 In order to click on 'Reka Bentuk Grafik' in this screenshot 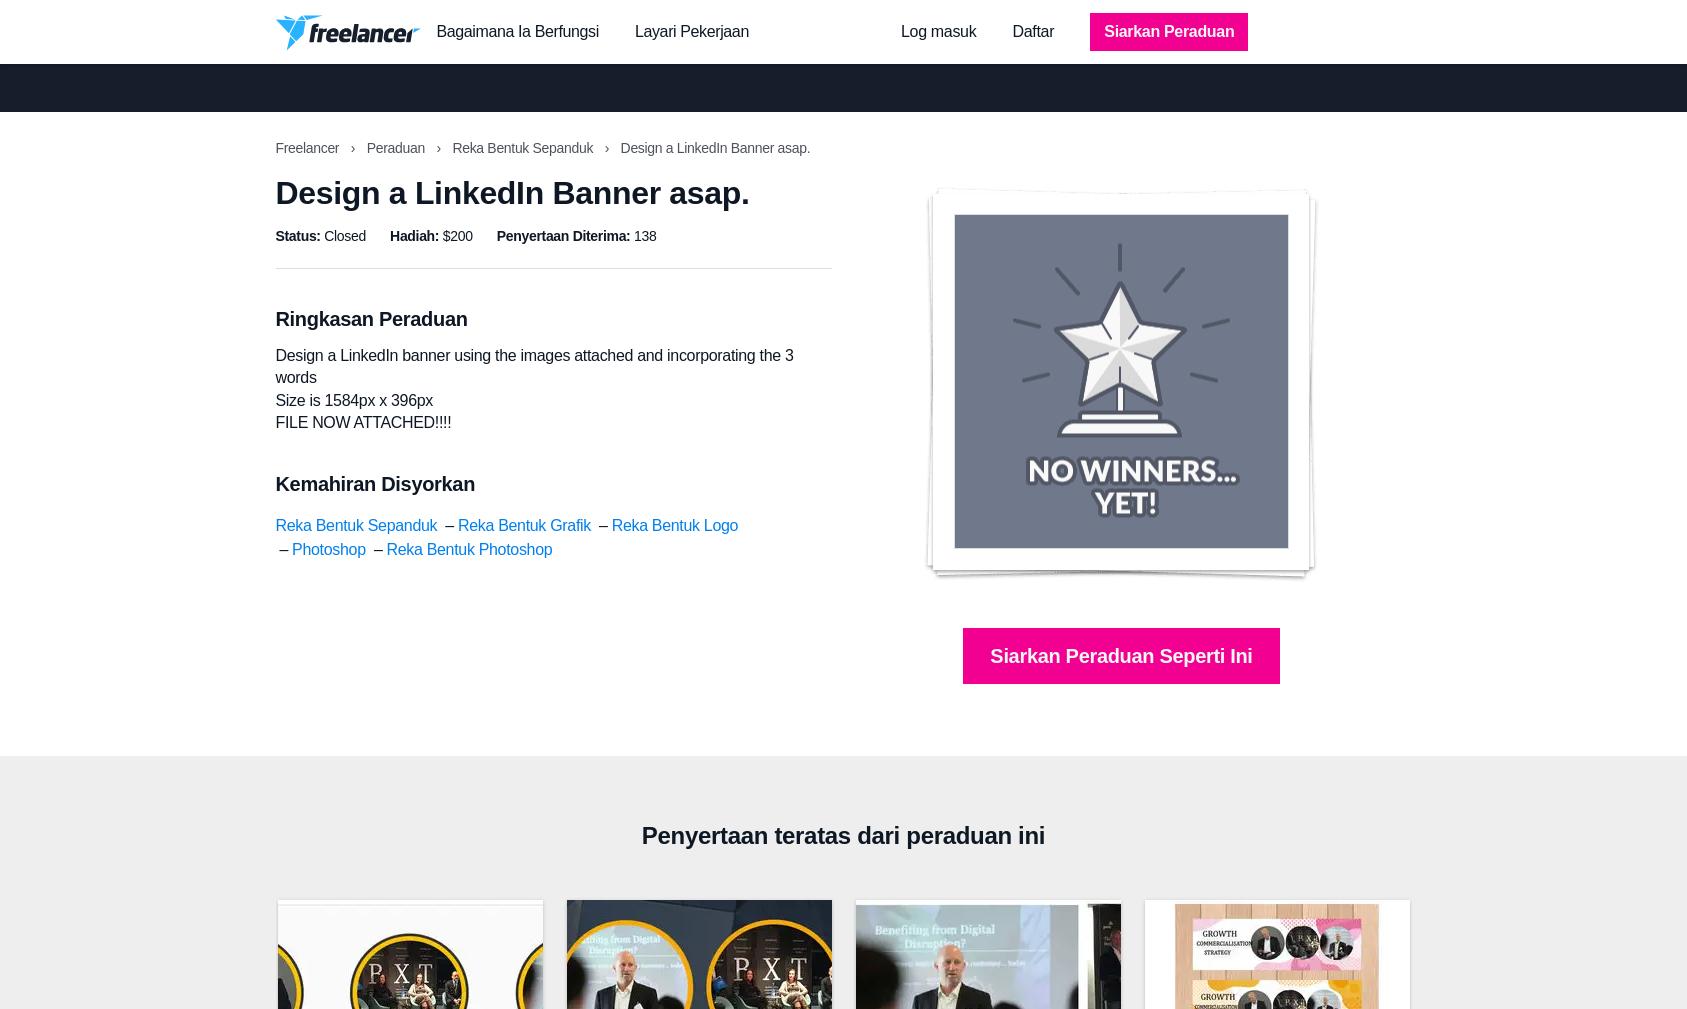, I will do `click(522, 525)`.